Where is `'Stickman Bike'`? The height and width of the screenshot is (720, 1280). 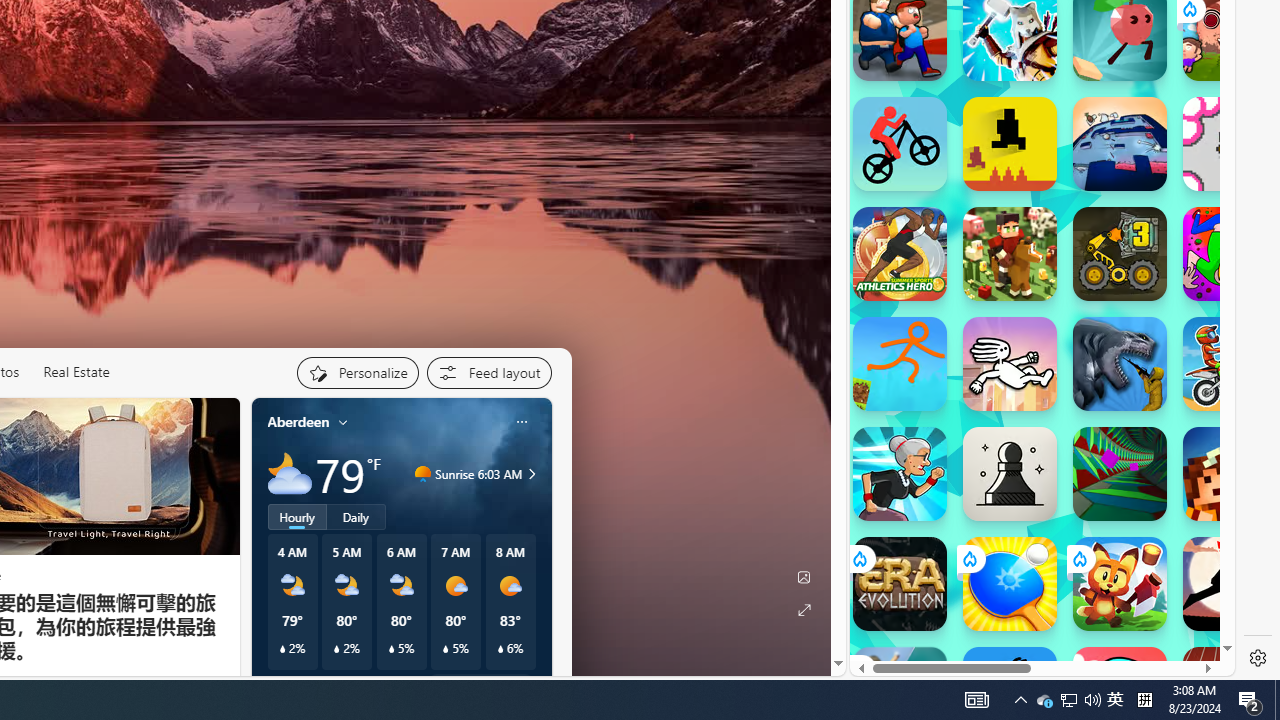
'Stickman Bike' is located at coordinates (898, 143).